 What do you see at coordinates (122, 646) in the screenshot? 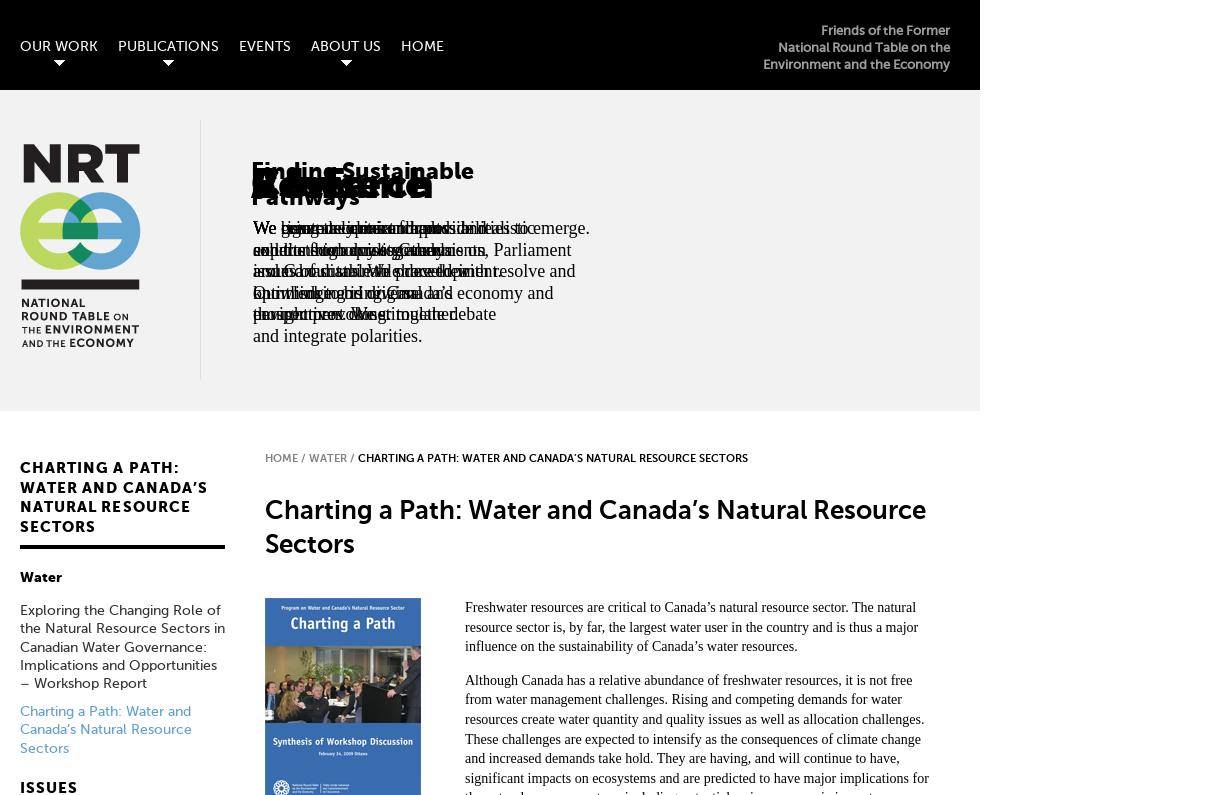
I see `'Exploring the Changing Role of the Natural Resource Sectors in Canadian Water Governance: Implications and Opportunities – Workshop Report'` at bounding box center [122, 646].